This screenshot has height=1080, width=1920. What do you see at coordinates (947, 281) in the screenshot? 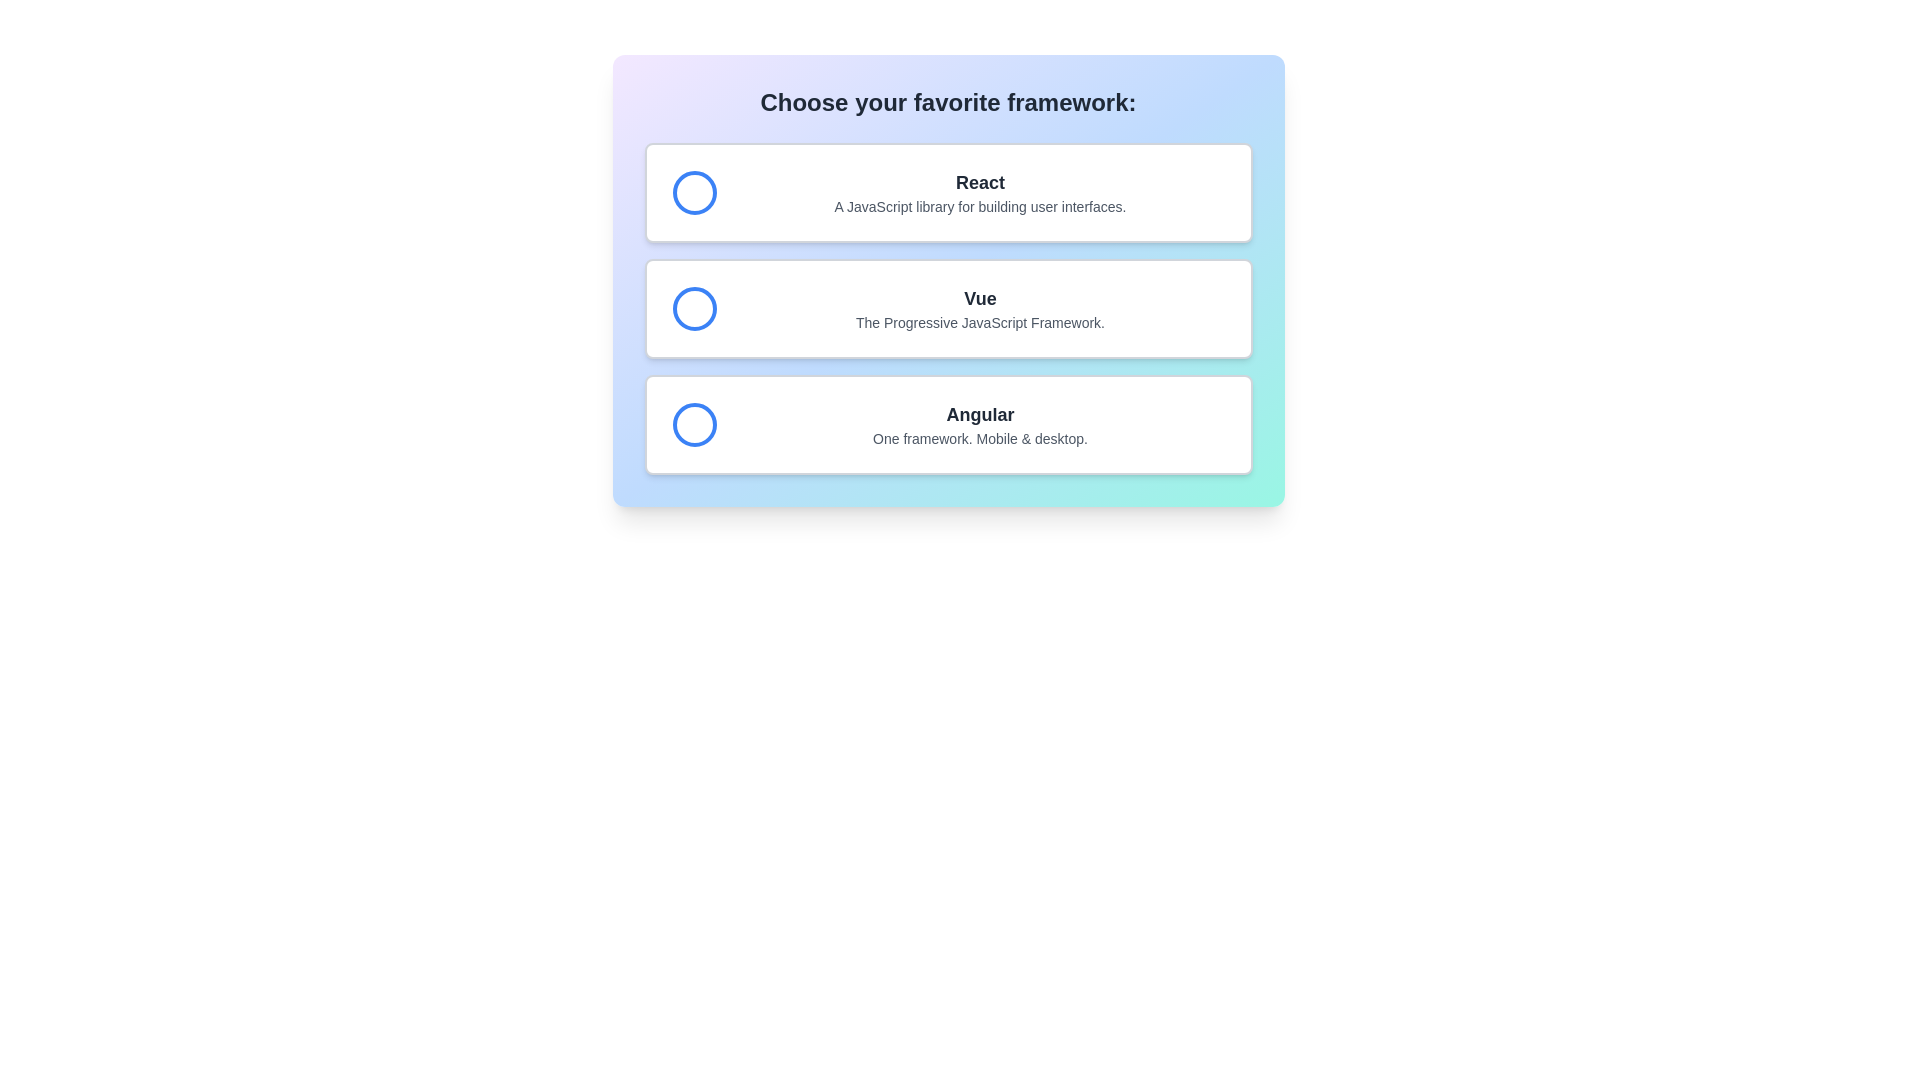
I see `the interactive card option for 'Vue', the middle choice in a vertical stack of three options` at bounding box center [947, 281].